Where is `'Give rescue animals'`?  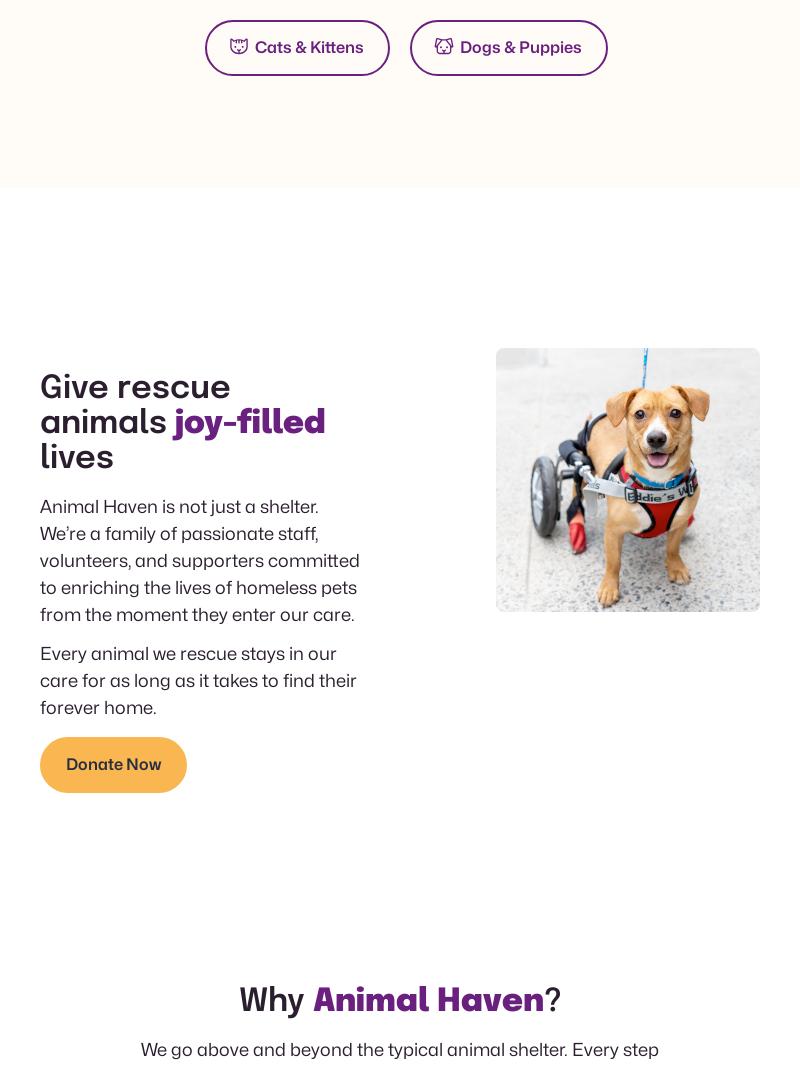
'Give rescue animals' is located at coordinates (135, 406).